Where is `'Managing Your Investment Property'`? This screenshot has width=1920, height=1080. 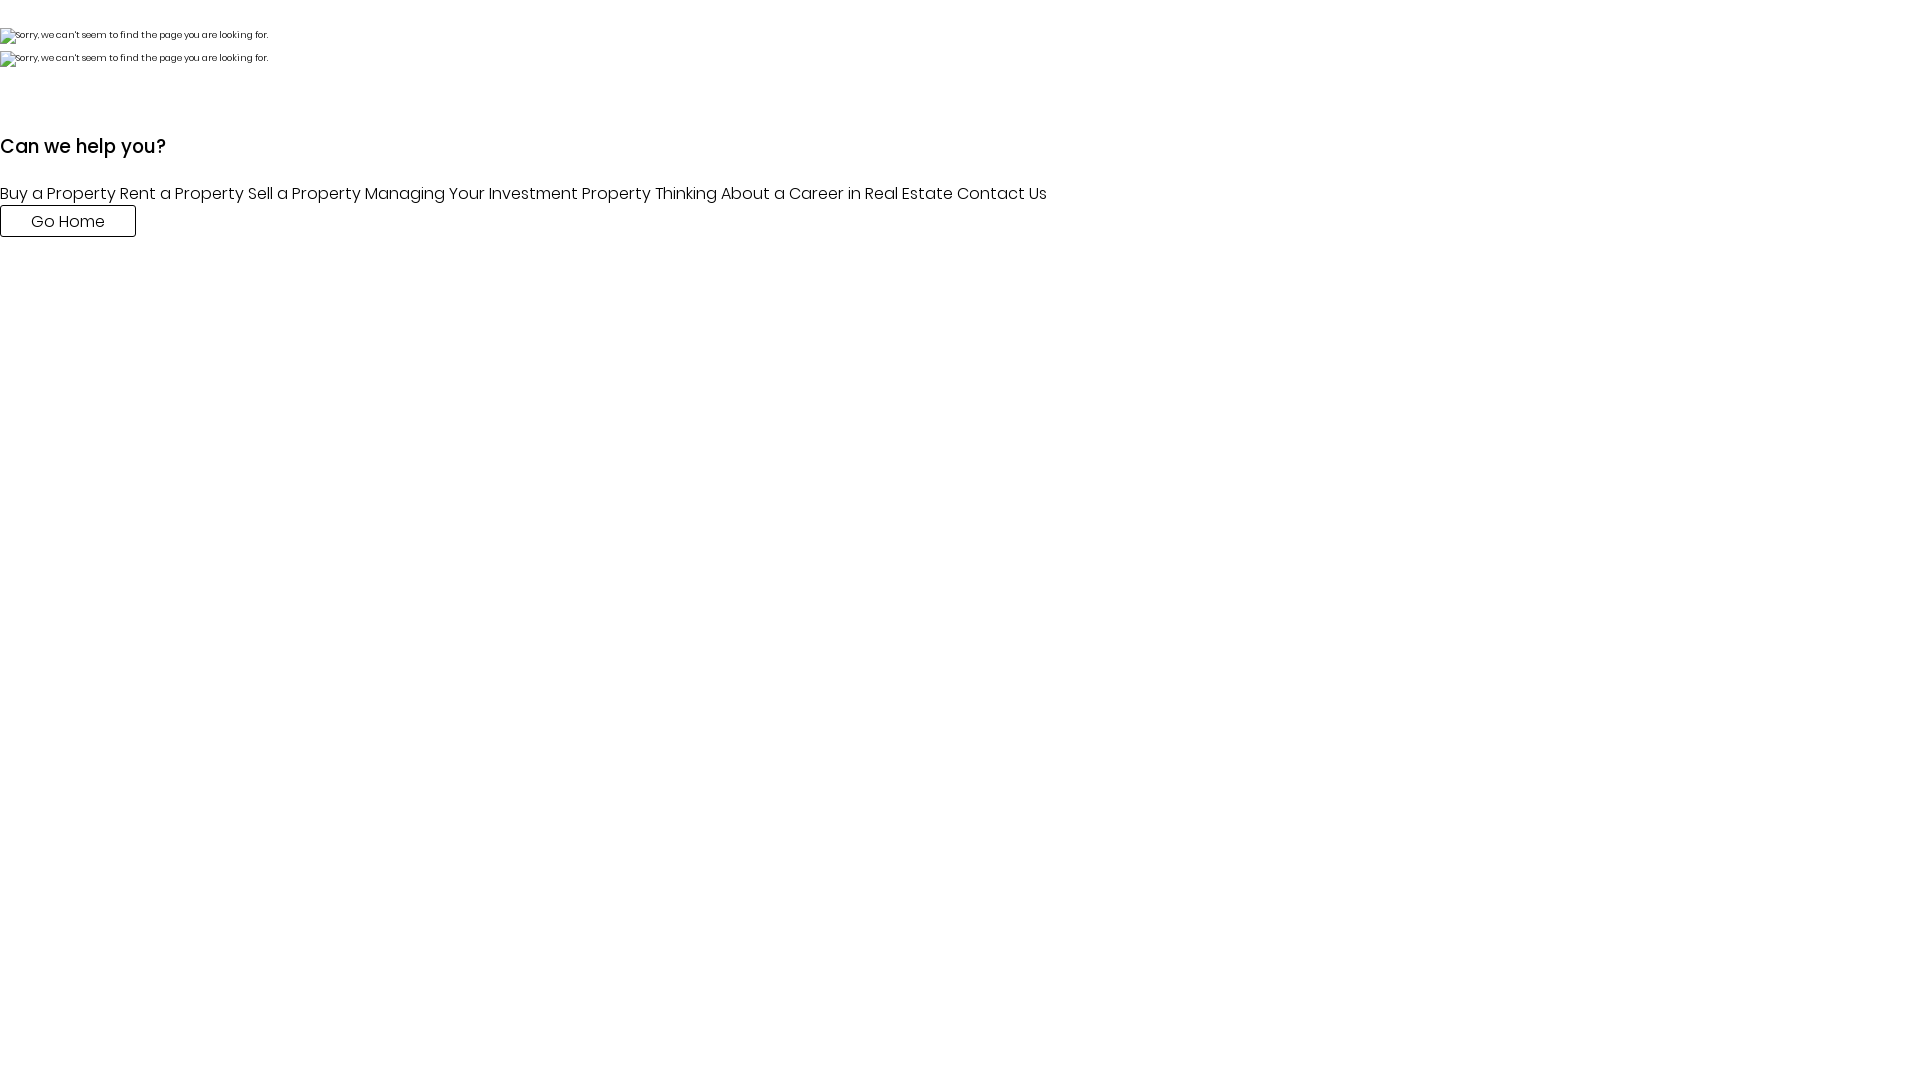 'Managing Your Investment Property' is located at coordinates (364, 193).